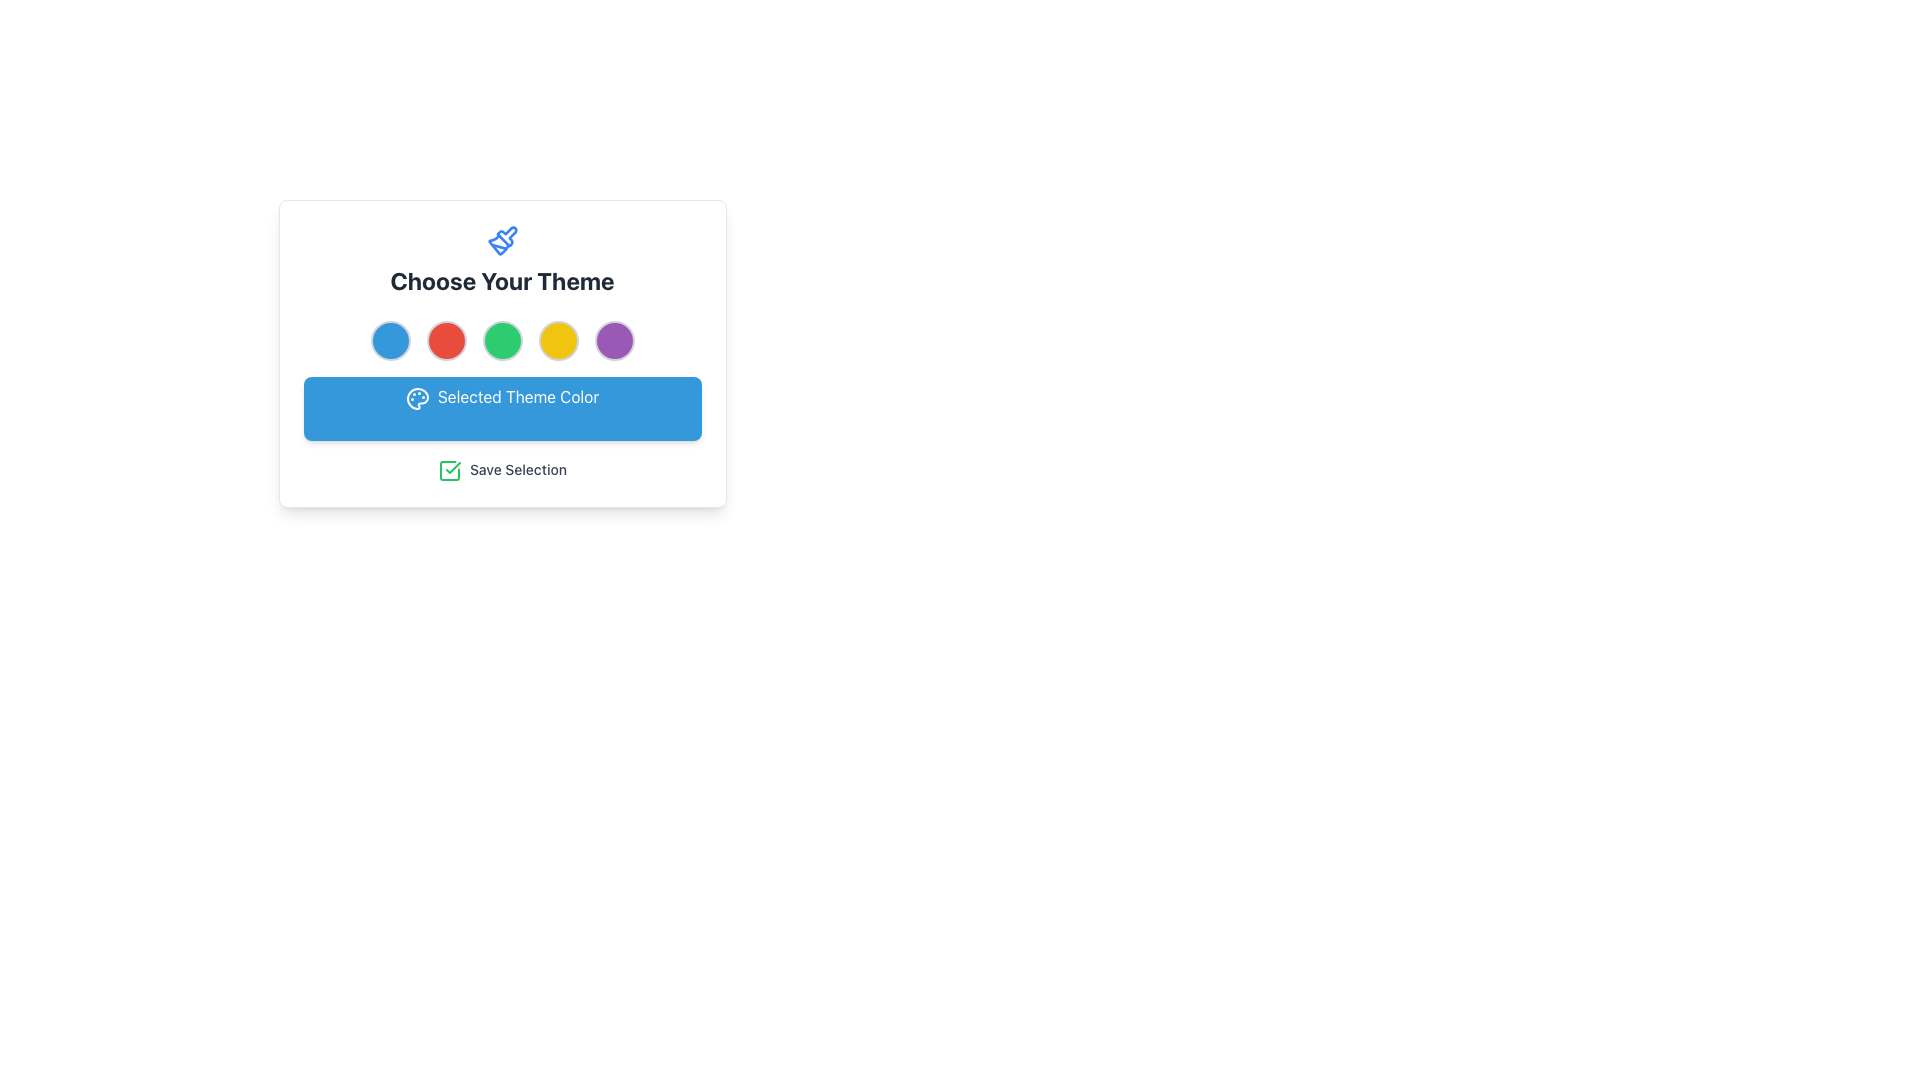 This screenshot has height=1080, width=1920. Describe the element at coordinates (502, 281) in the screenshot. I see `the text label that serves as the heading for the theme selection section, located below the paintbrush icon` at that location.